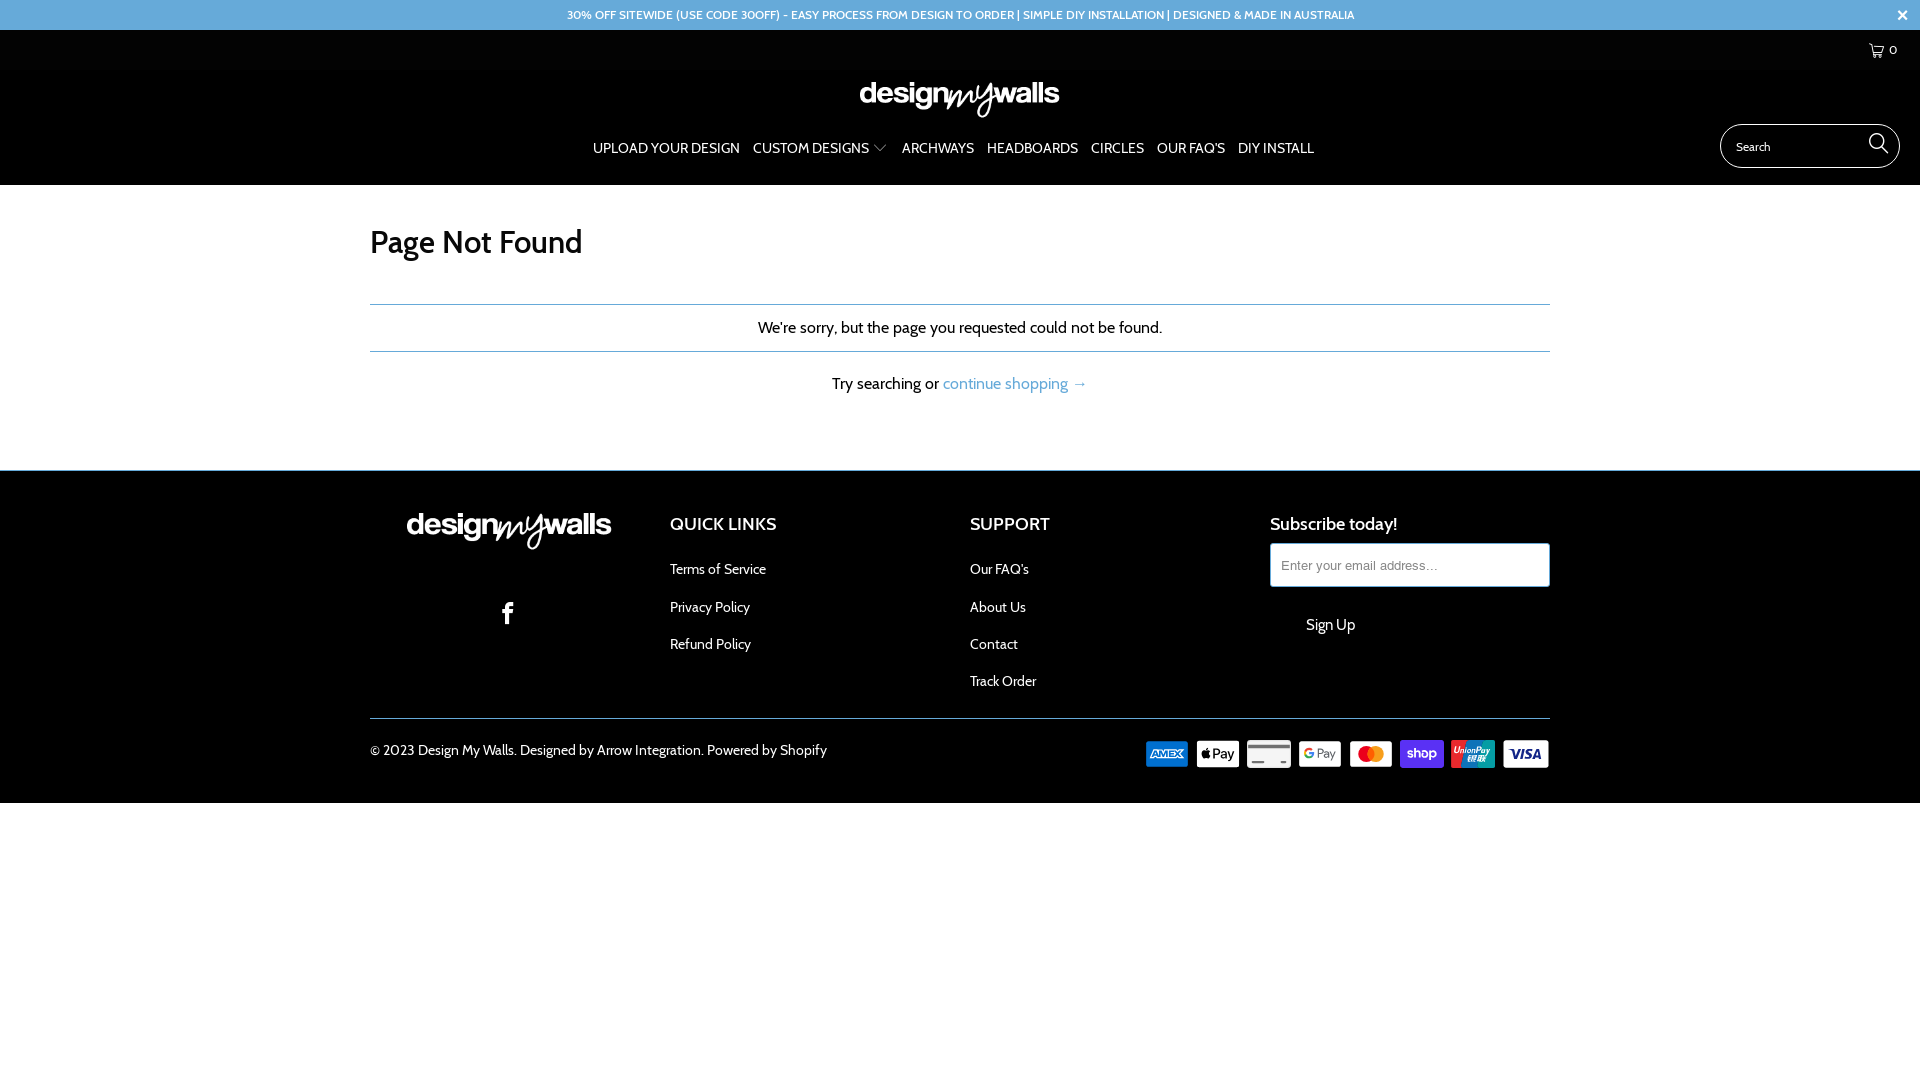 The image size is (1920, 1080). What do you see at coordinates (1032, 148) in the screenshot?
I see `'HEADBOARDS'` at bounding box center [1032, 148].